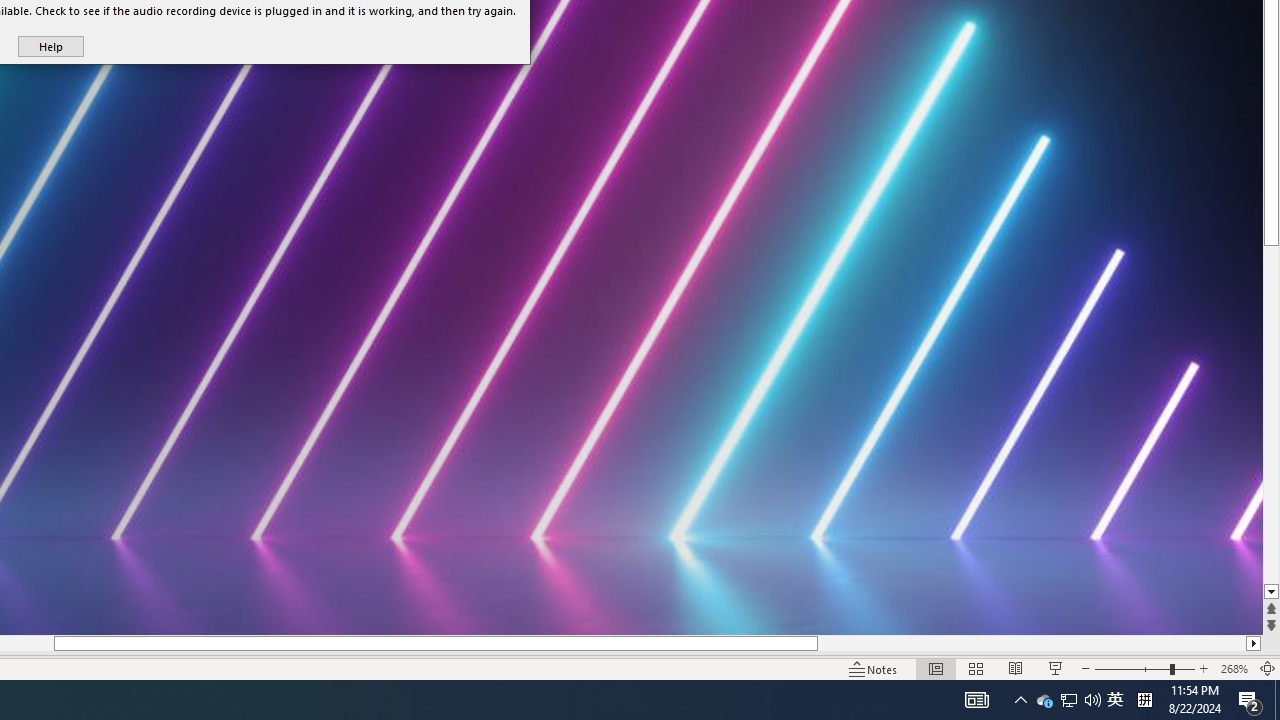  Describe the element at coordinates (1233, 669) in the screenshot. I see `'Zoom 268%'` at that location.